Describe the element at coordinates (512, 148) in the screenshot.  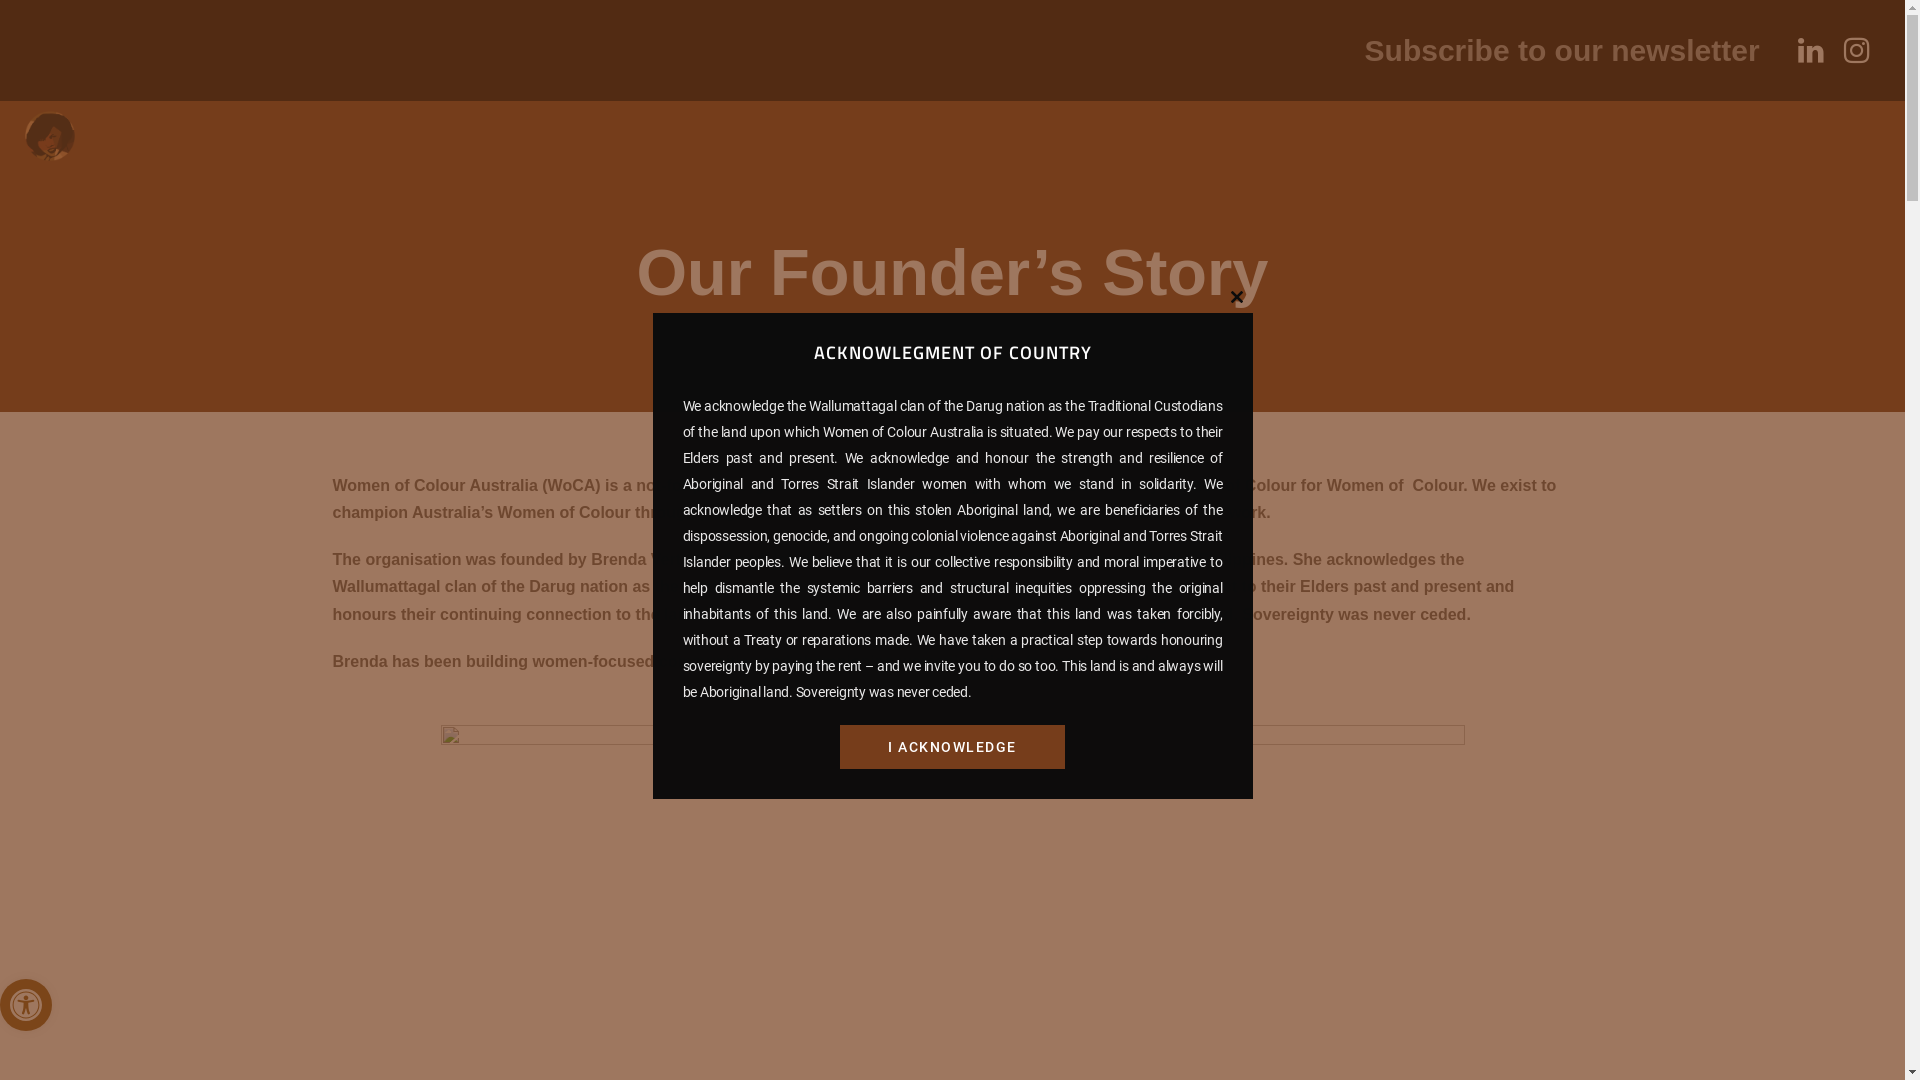
I see `'COMMUNITY SUPPORT'` at that location.